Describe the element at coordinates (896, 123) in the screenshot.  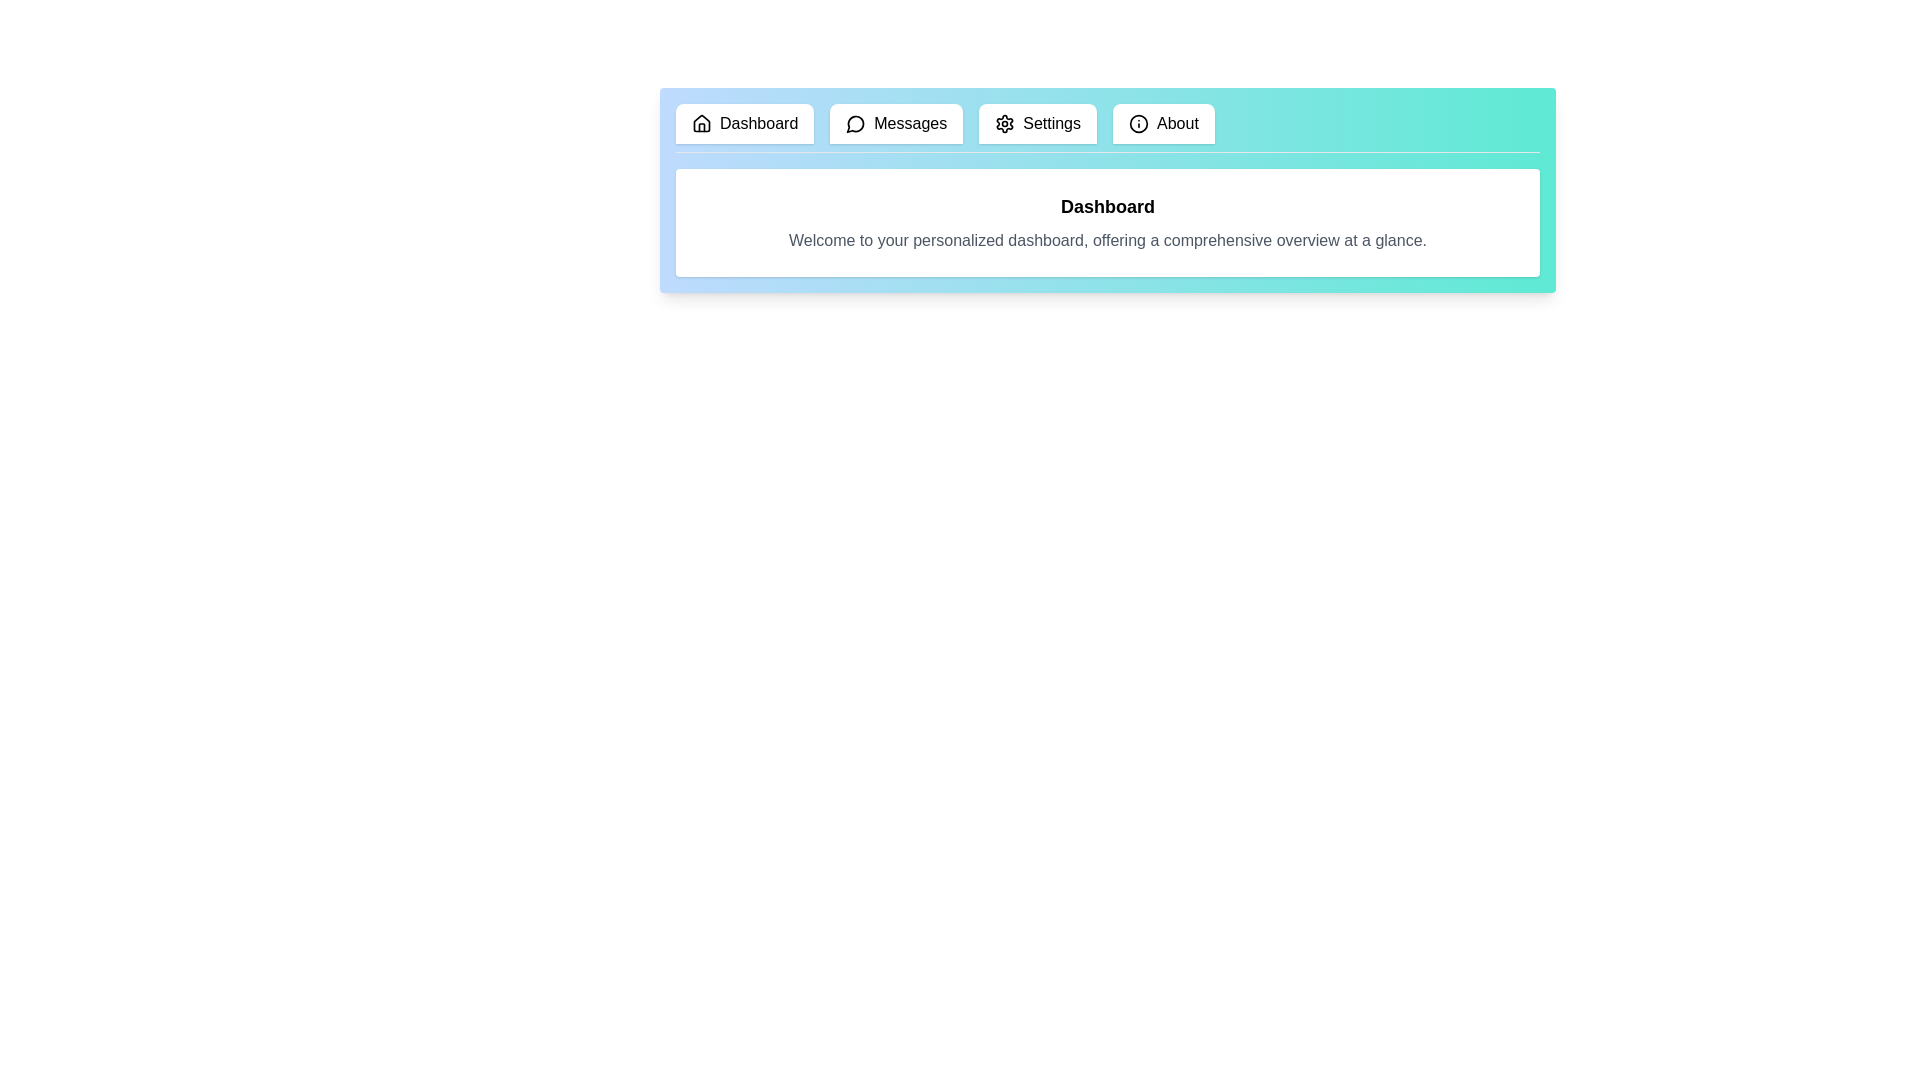
I see `the tab labeled Messages to activate it` at that location.